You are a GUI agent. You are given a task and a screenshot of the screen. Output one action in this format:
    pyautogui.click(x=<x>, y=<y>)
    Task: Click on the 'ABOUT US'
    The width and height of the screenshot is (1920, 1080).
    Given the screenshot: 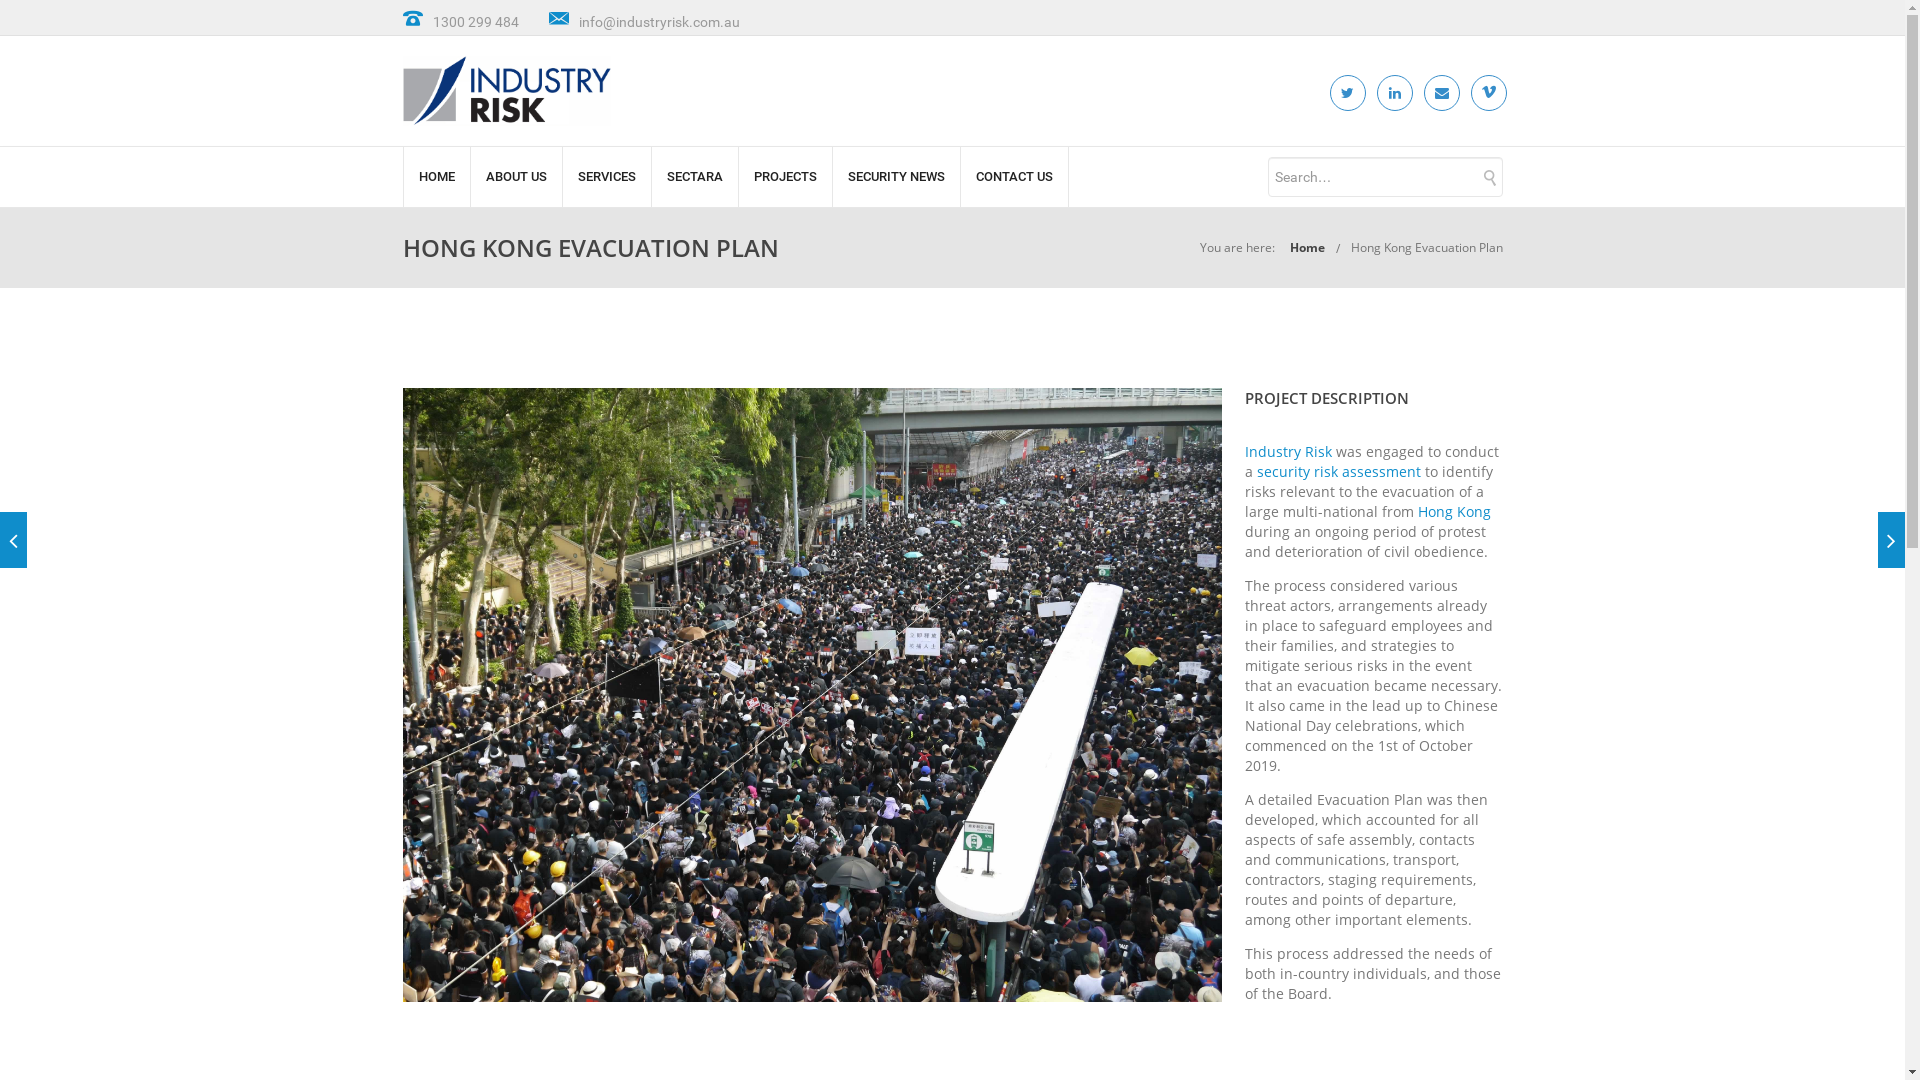 What is the action you would take?
    pyautogui.click(x=485, y=176)
    